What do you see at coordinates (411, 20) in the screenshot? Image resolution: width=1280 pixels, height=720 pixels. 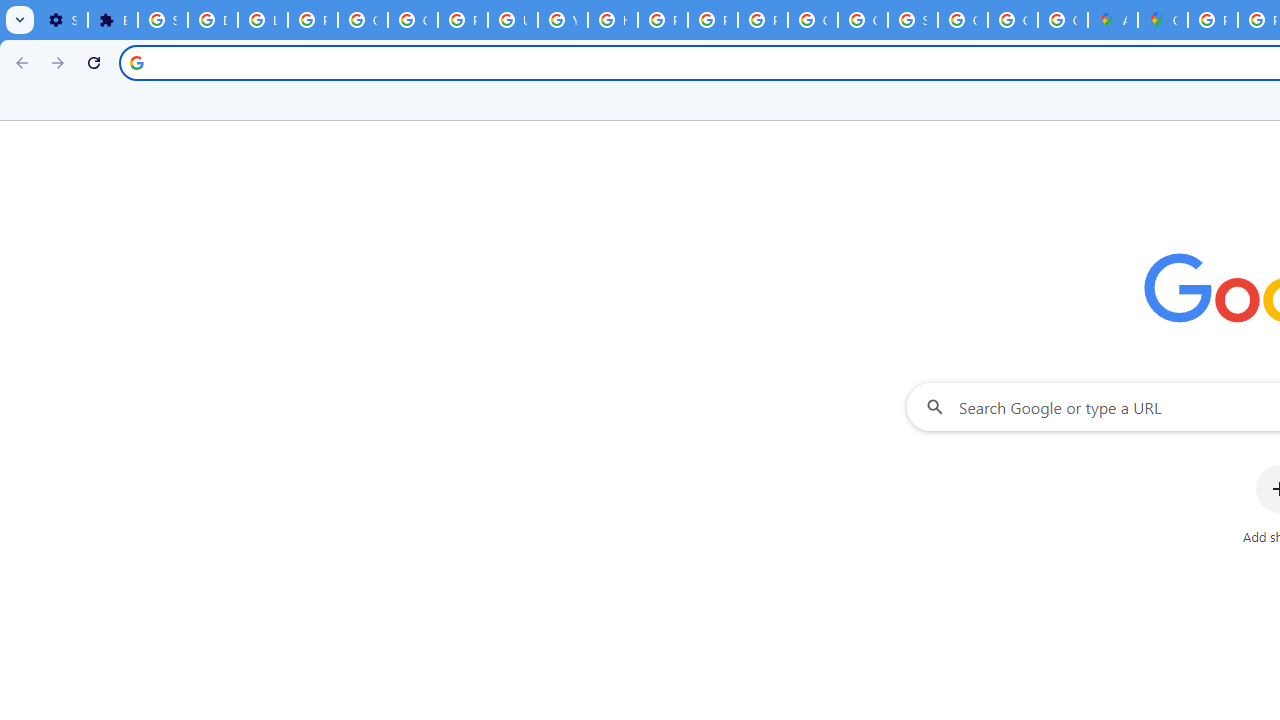 I see `'Google Account Help'` at bounding box center [411, 20].